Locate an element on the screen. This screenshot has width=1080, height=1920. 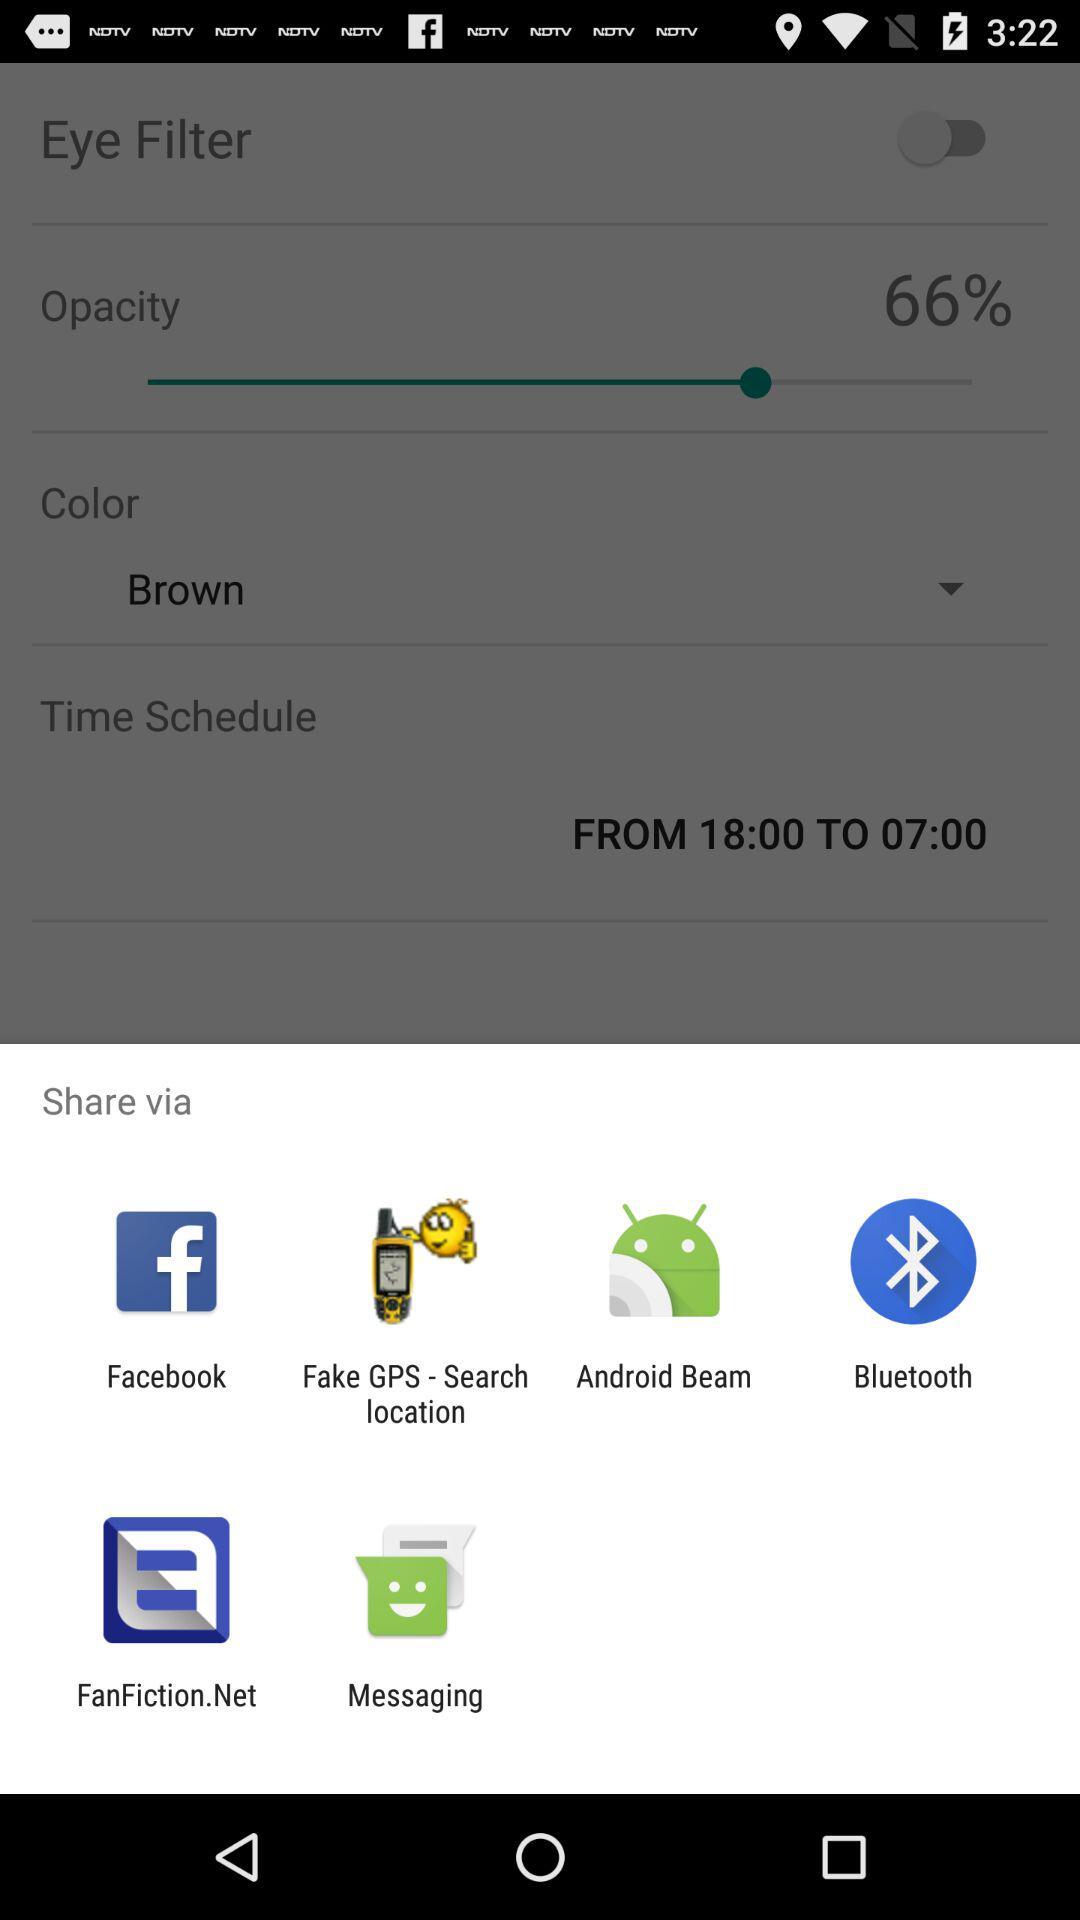
the item to the left of the fake gps search app is located at coordinates (165, 1392).